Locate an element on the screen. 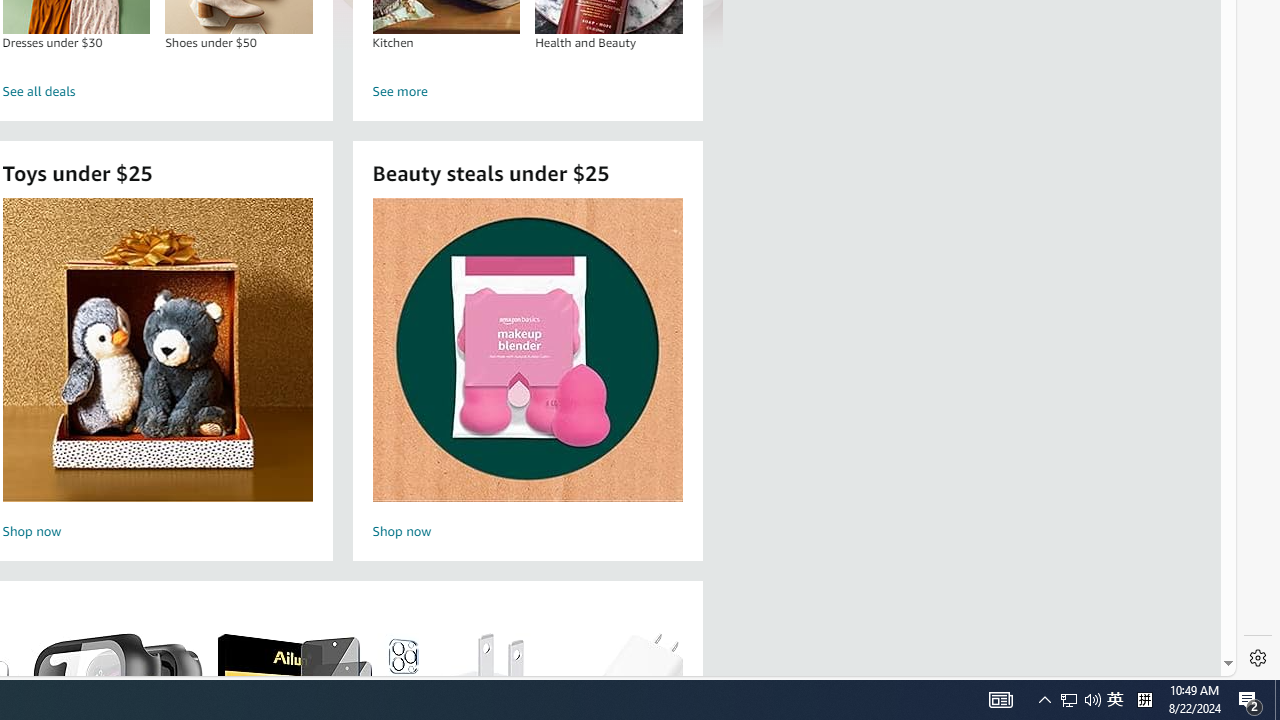 The image size is (1280, 720). 'Beauty steals under $25 Shop now' is located at coordinates (527, 371).